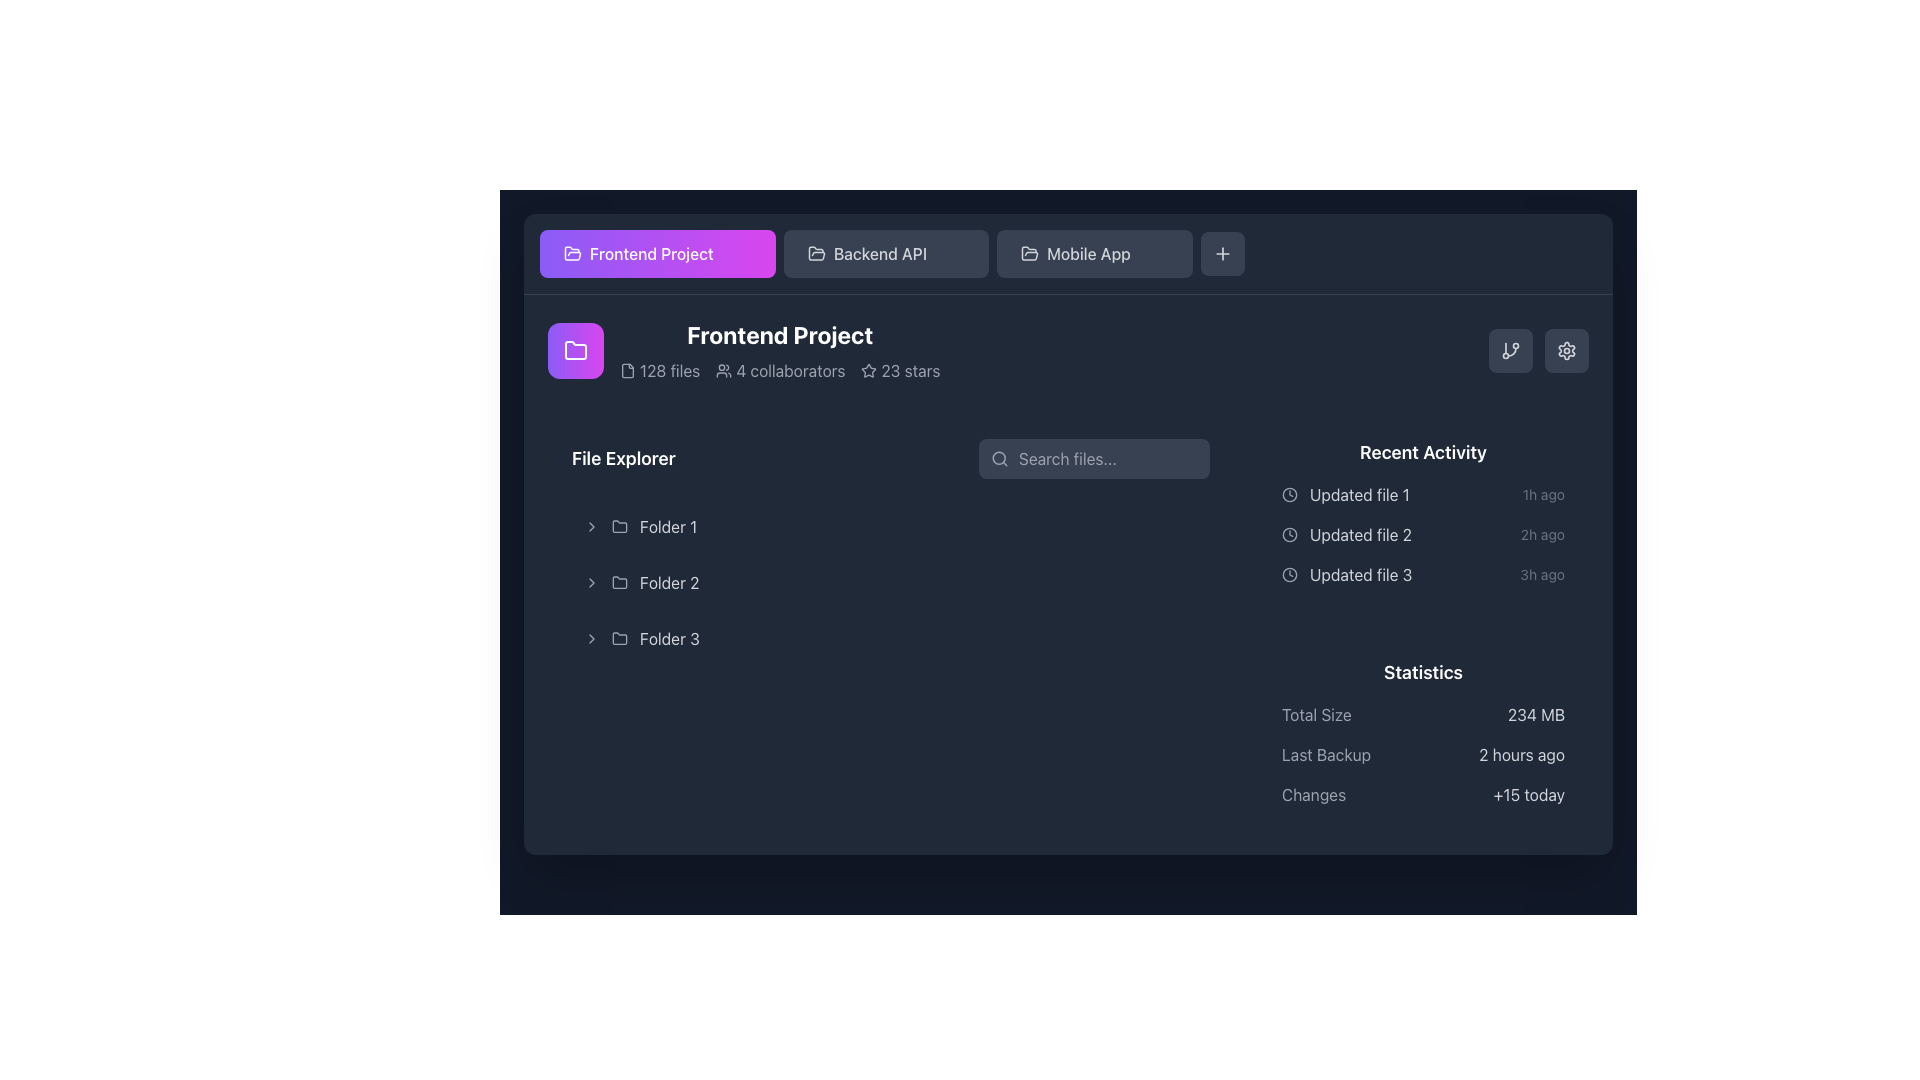 This screenshot has width=1920, height=1080. What do you see at coordinates (618, 582) in the screenshot?
I see `the folder icon representing 'Folder 2' in the File Explorer panel, which is located to the left of the label 'Folder 2'` at bounding box center [618, 582].